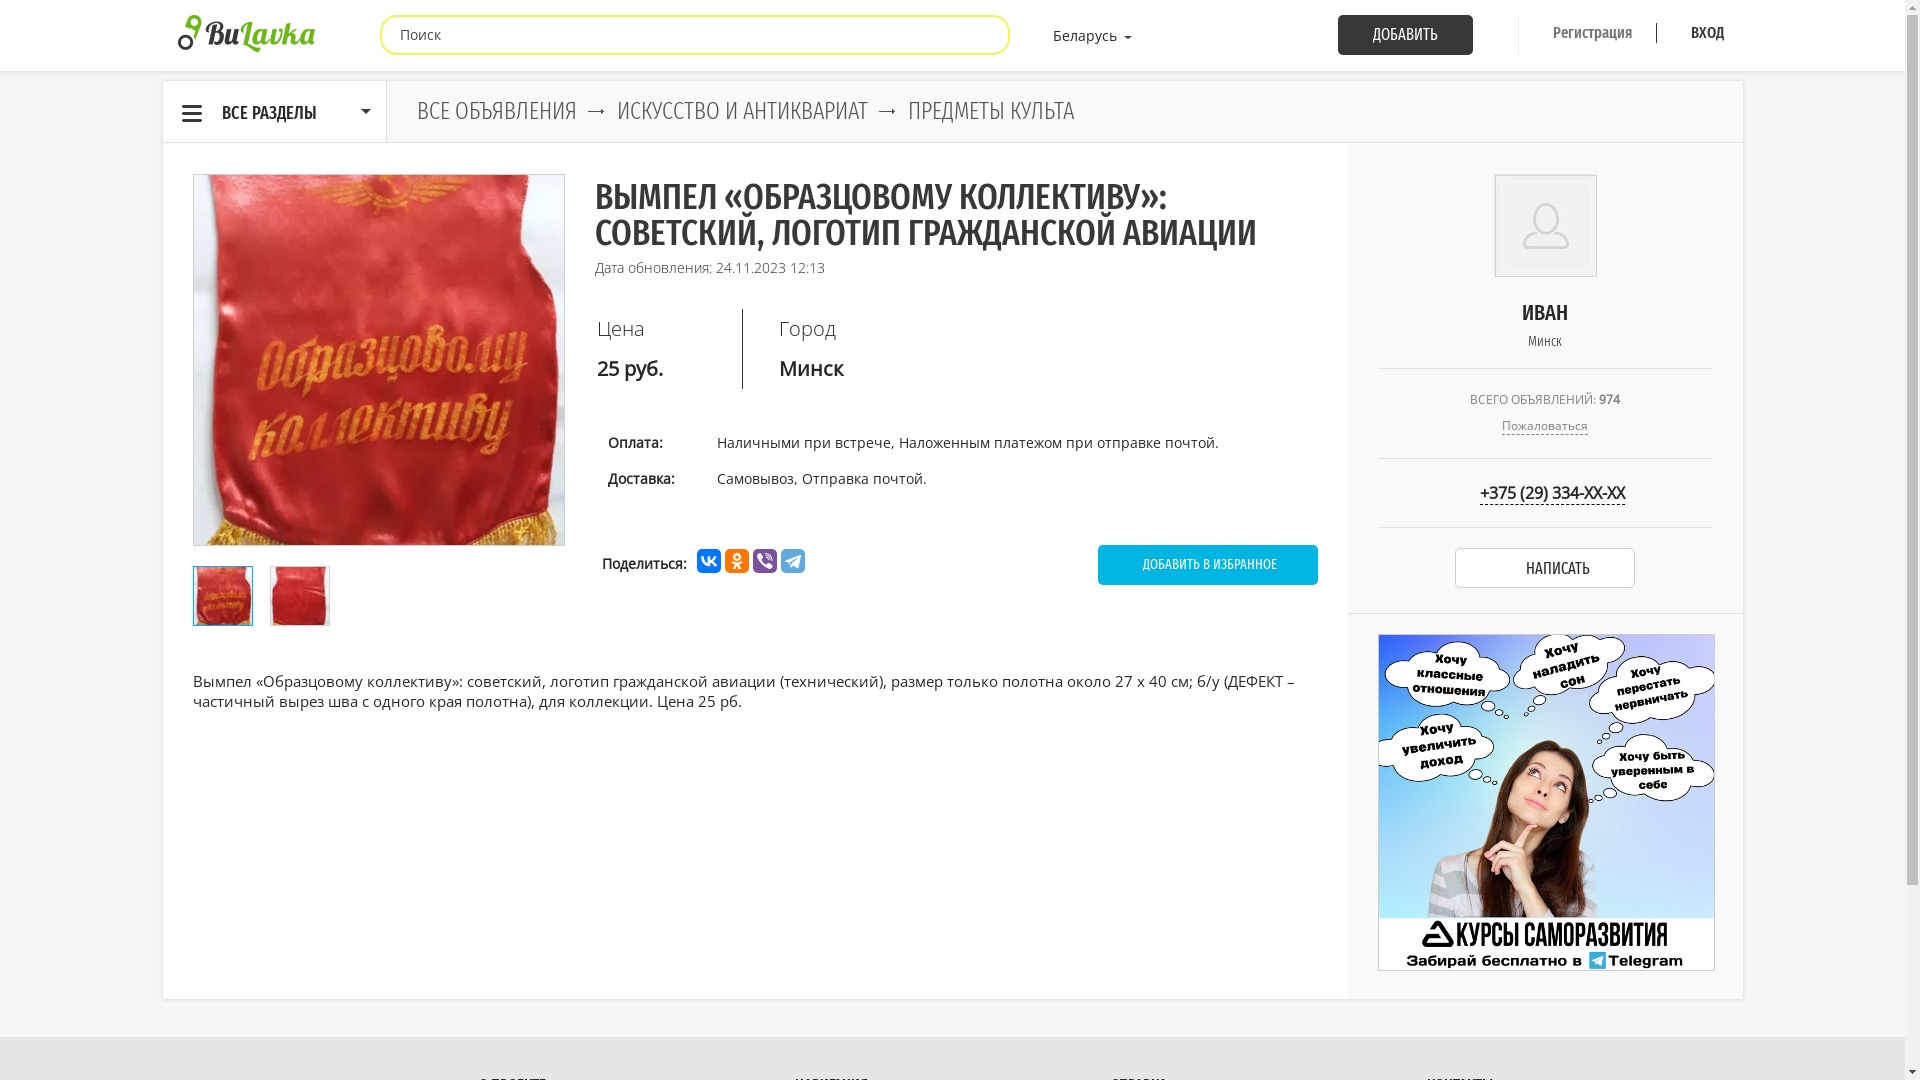 This screenshot has width=1920, height=1080. What do you see at coordinates (762, 560) in the screenshot?
I see `'Viber'` at bounding box center [762, 560].